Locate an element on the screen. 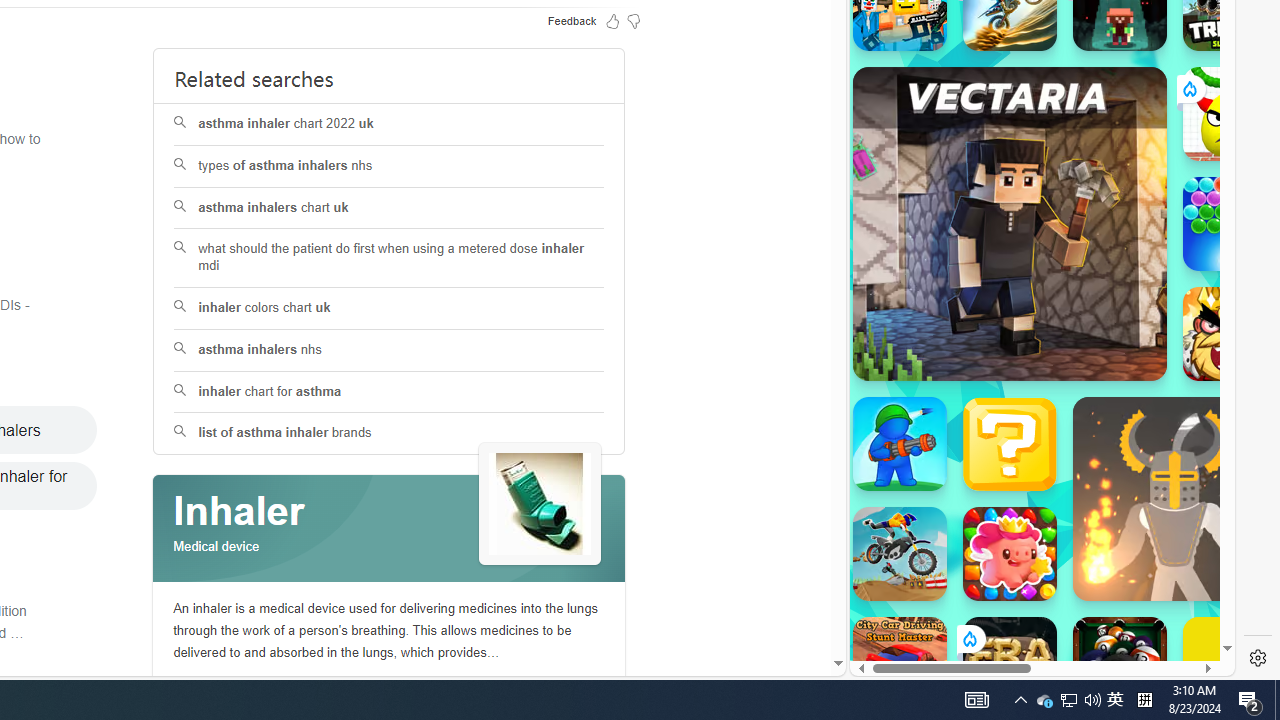 This screenshot has height=720, width=1280. 'Crazy Bikes Crazy Bikes' is located at coordinates (898, 554).